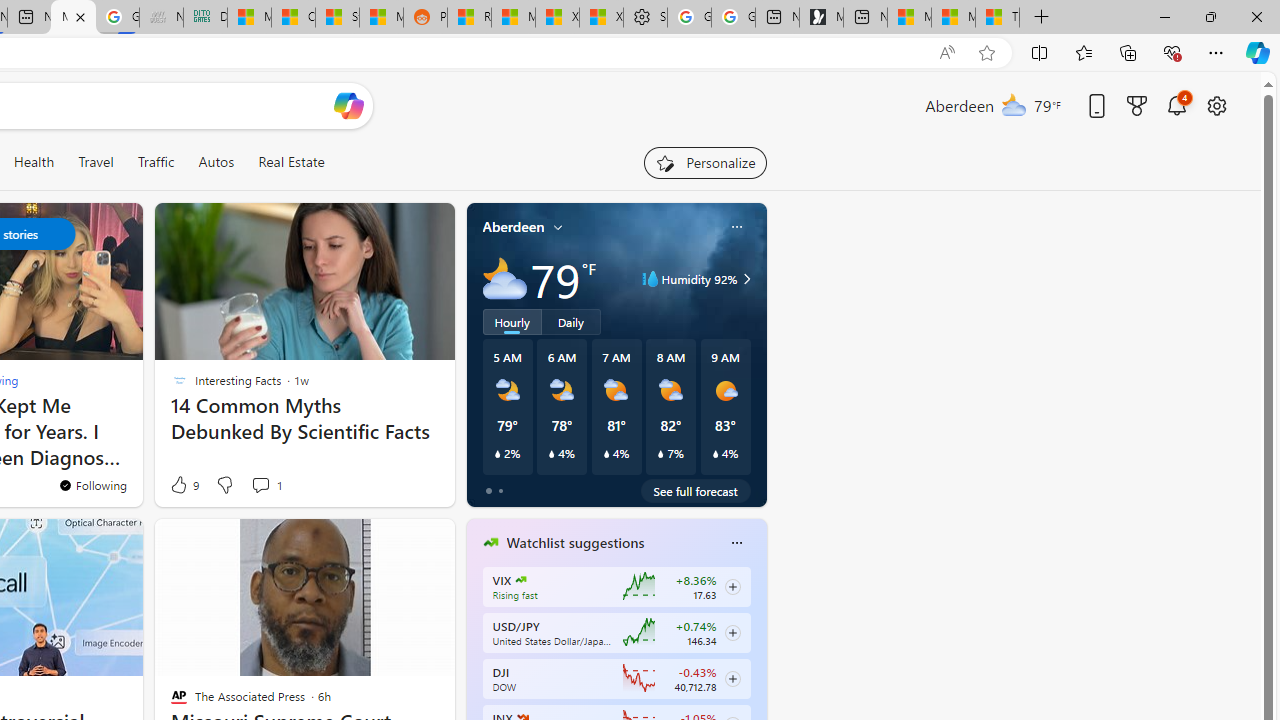 This screenshot has width=1280, height=720. What do you see at coordinates (715, 453) in the screenshot?
I see `'Class: weather-current-precipitation-glyph'` at bounding box center [715, 453].